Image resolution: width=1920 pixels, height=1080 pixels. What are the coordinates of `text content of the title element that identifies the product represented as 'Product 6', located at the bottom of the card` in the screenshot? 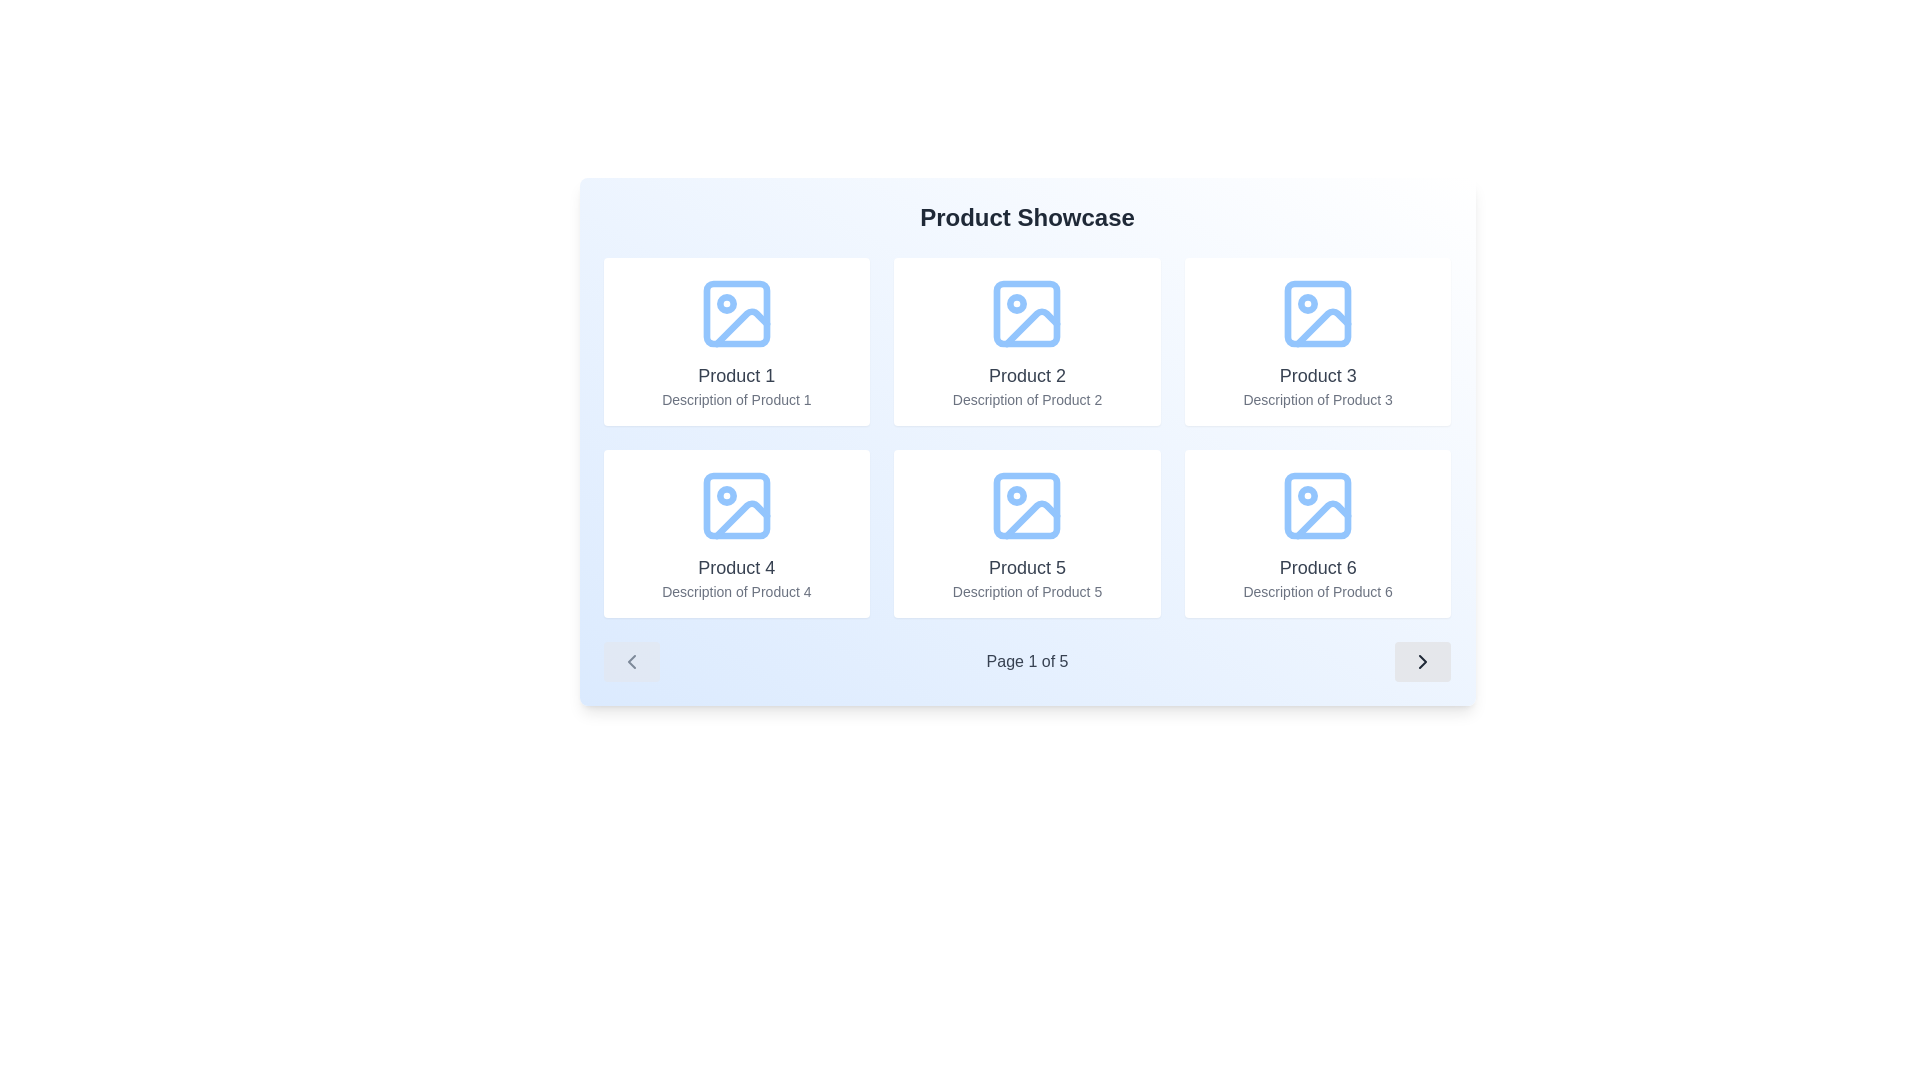 It's located at (1318, 567).